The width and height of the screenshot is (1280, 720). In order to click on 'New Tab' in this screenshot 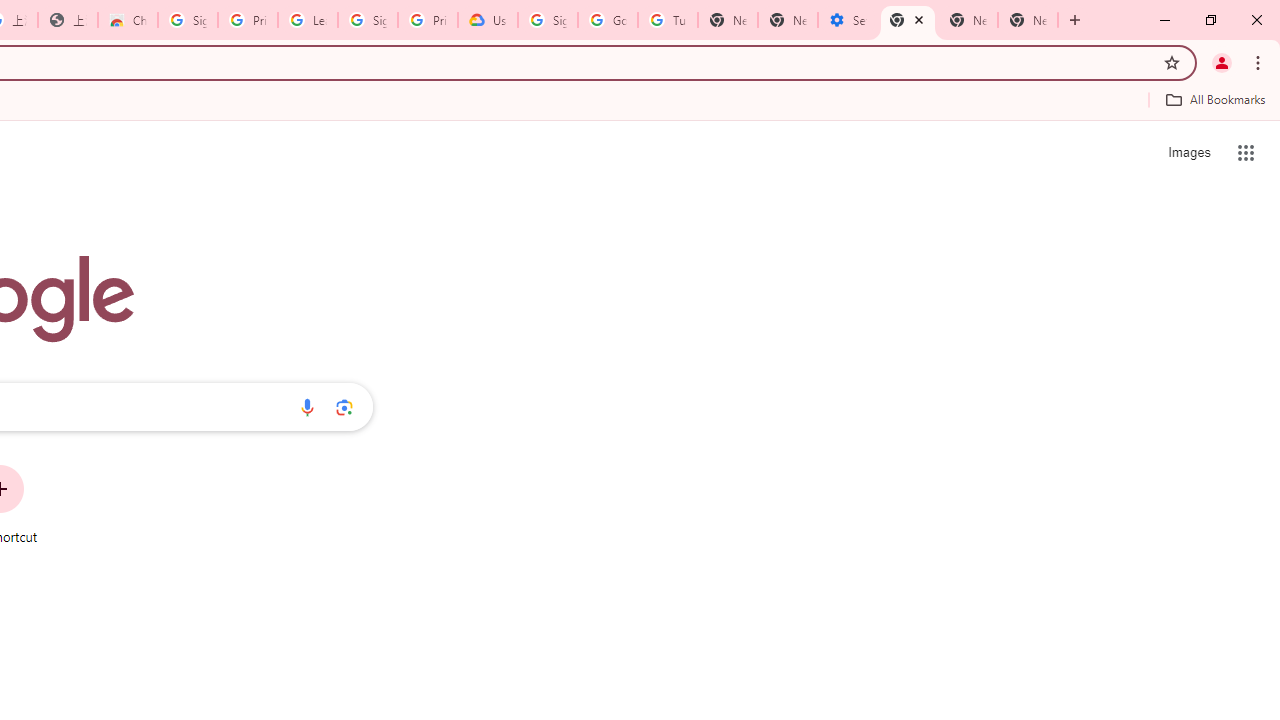, I will do `click(1028, 20)`.